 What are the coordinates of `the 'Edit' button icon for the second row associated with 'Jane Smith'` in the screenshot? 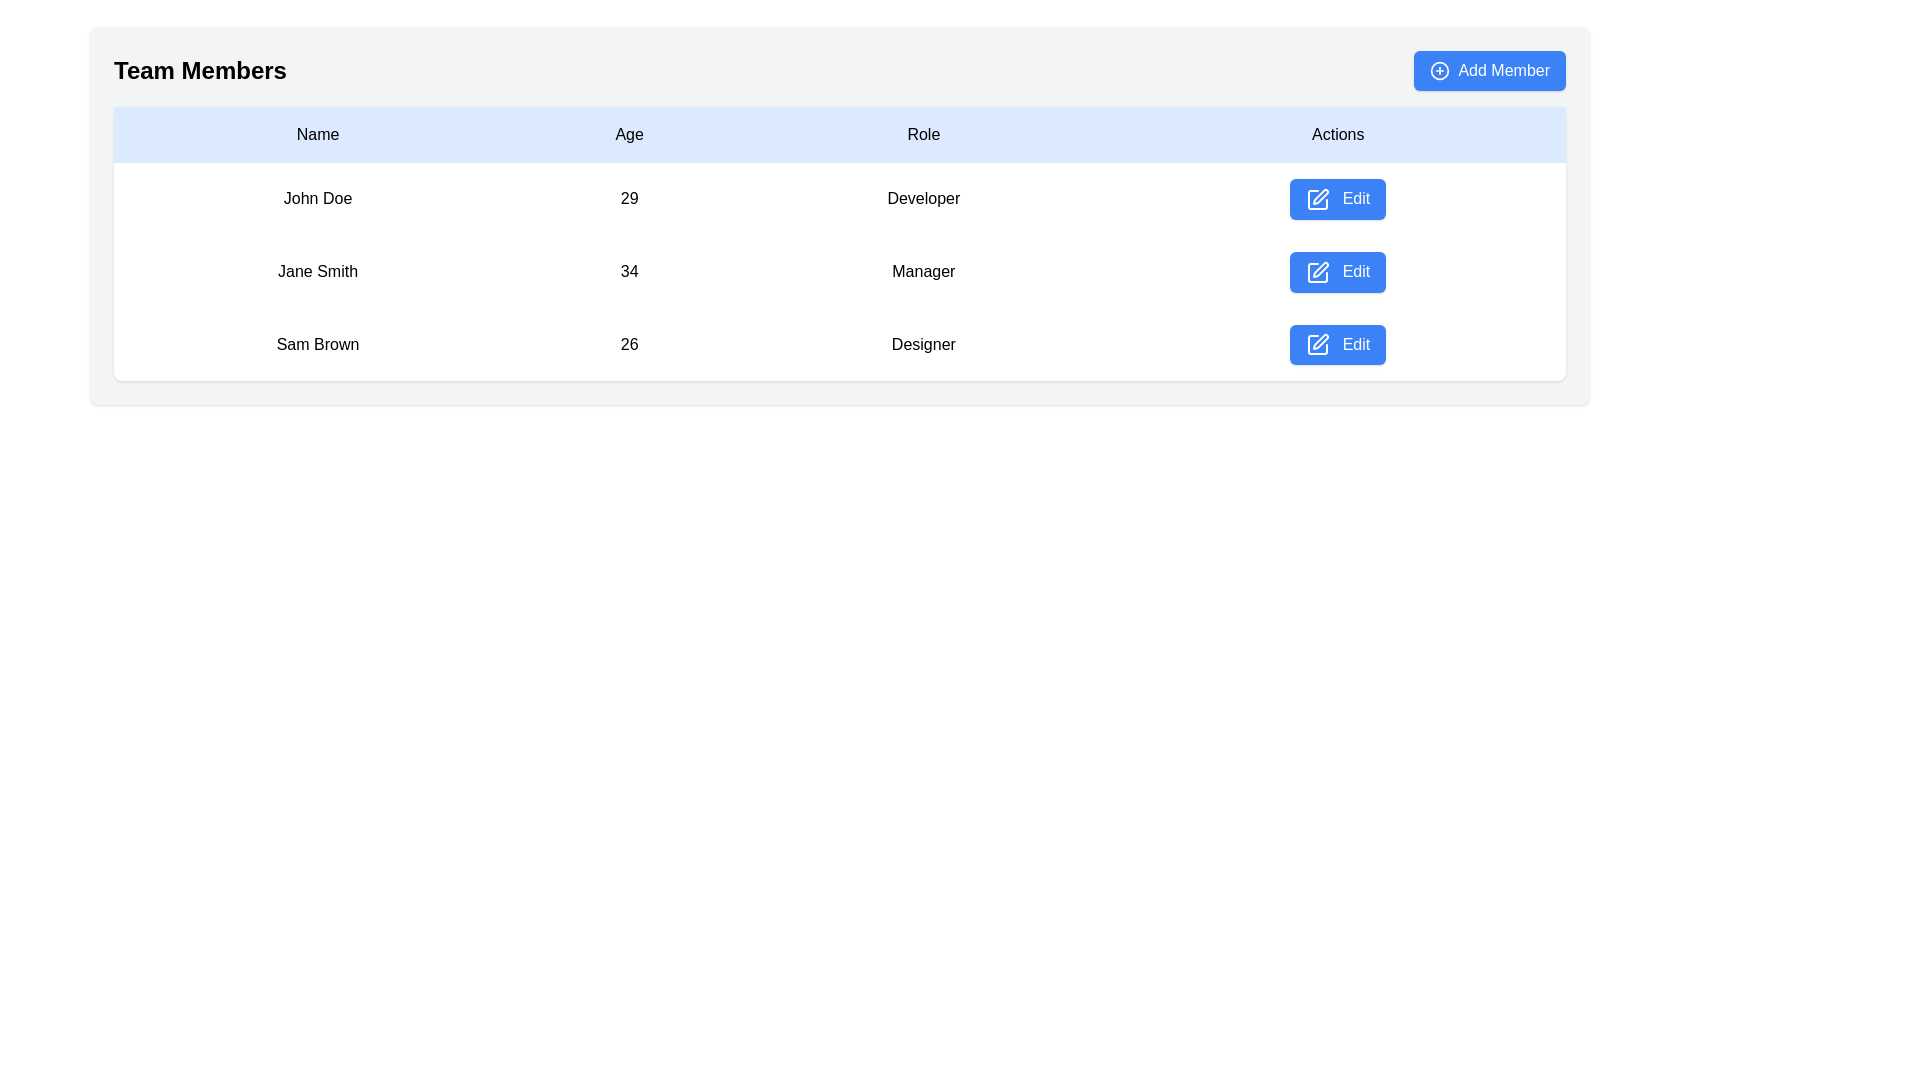 It's located at (1321, 268).